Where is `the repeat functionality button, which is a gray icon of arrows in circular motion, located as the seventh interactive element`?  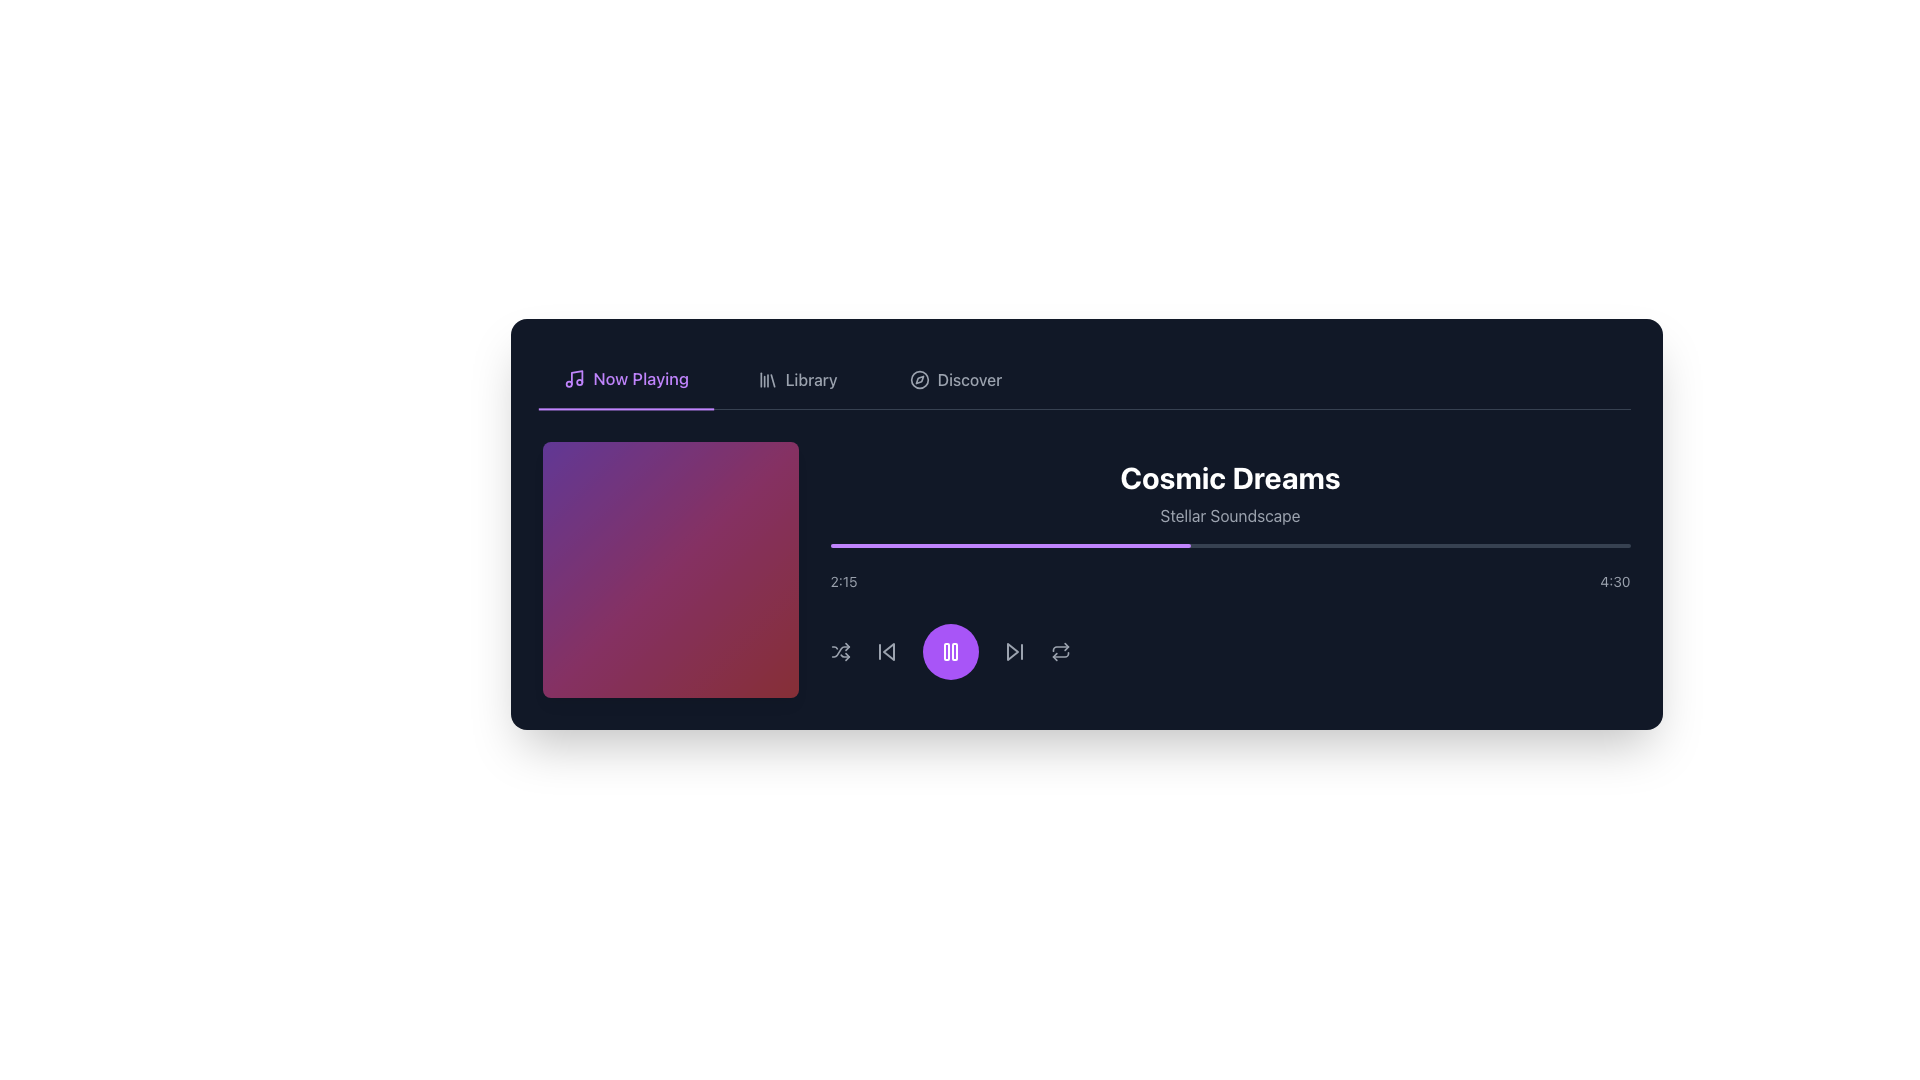 the repeat functionality button, which is a gray icon of arrows in circular motion, located as the seventh interactive element is located at coordinates (1059, 651).